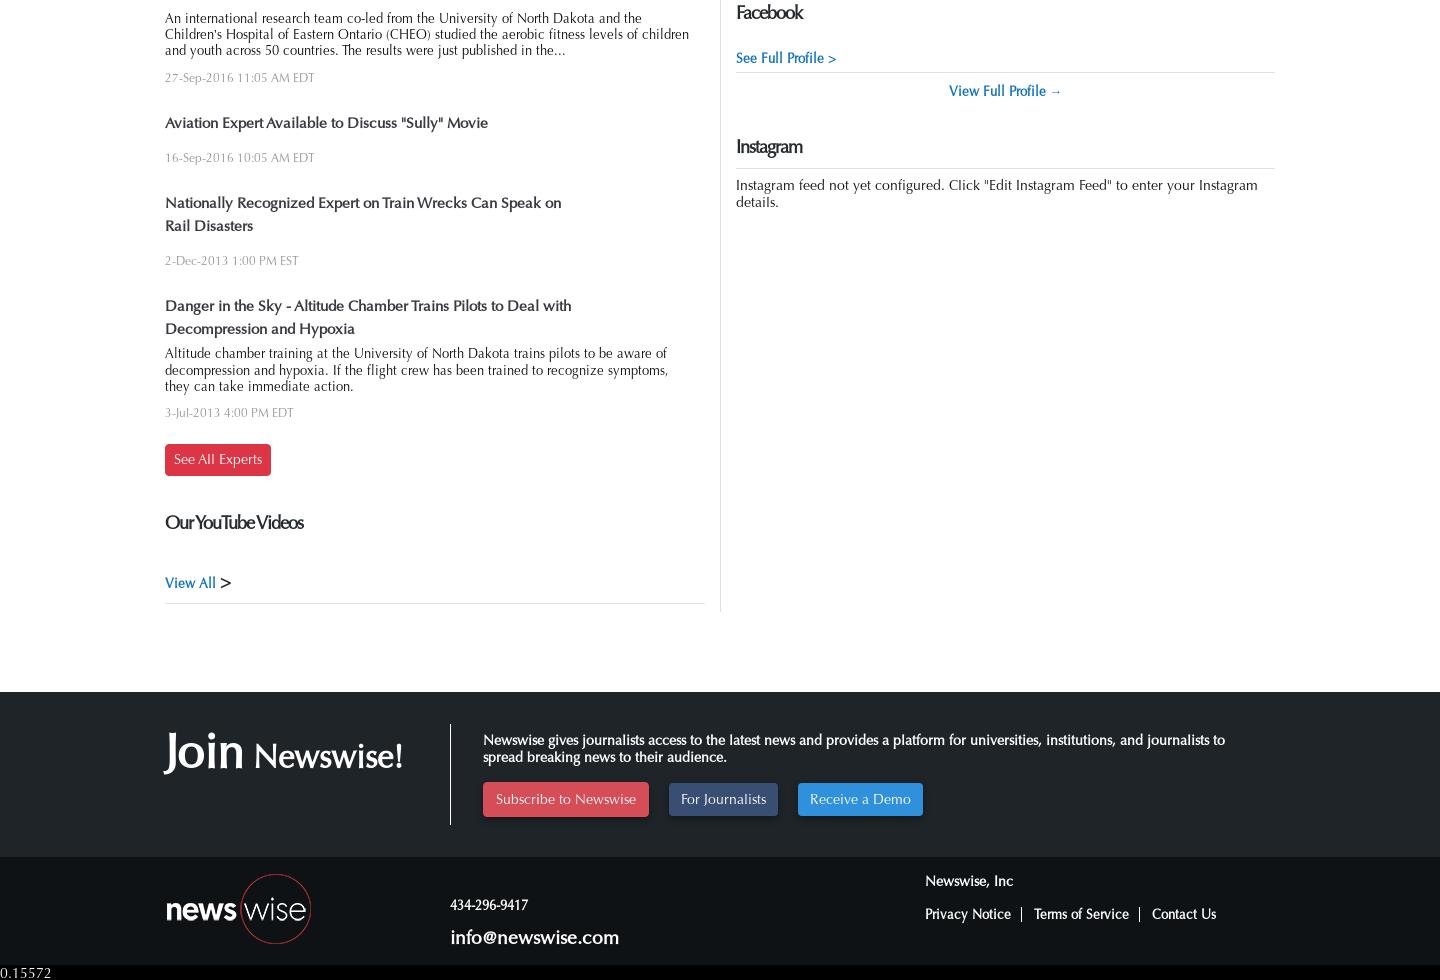  Describe the element at coordinates (416, 370) in the screenshot. I see `'Altitude chamber training at the University of North Dakota trains pilots to be aware of decompression and hypoxia. If the flight crew has been trained to recognize symptoms, they can take immediate action.'` at that location.